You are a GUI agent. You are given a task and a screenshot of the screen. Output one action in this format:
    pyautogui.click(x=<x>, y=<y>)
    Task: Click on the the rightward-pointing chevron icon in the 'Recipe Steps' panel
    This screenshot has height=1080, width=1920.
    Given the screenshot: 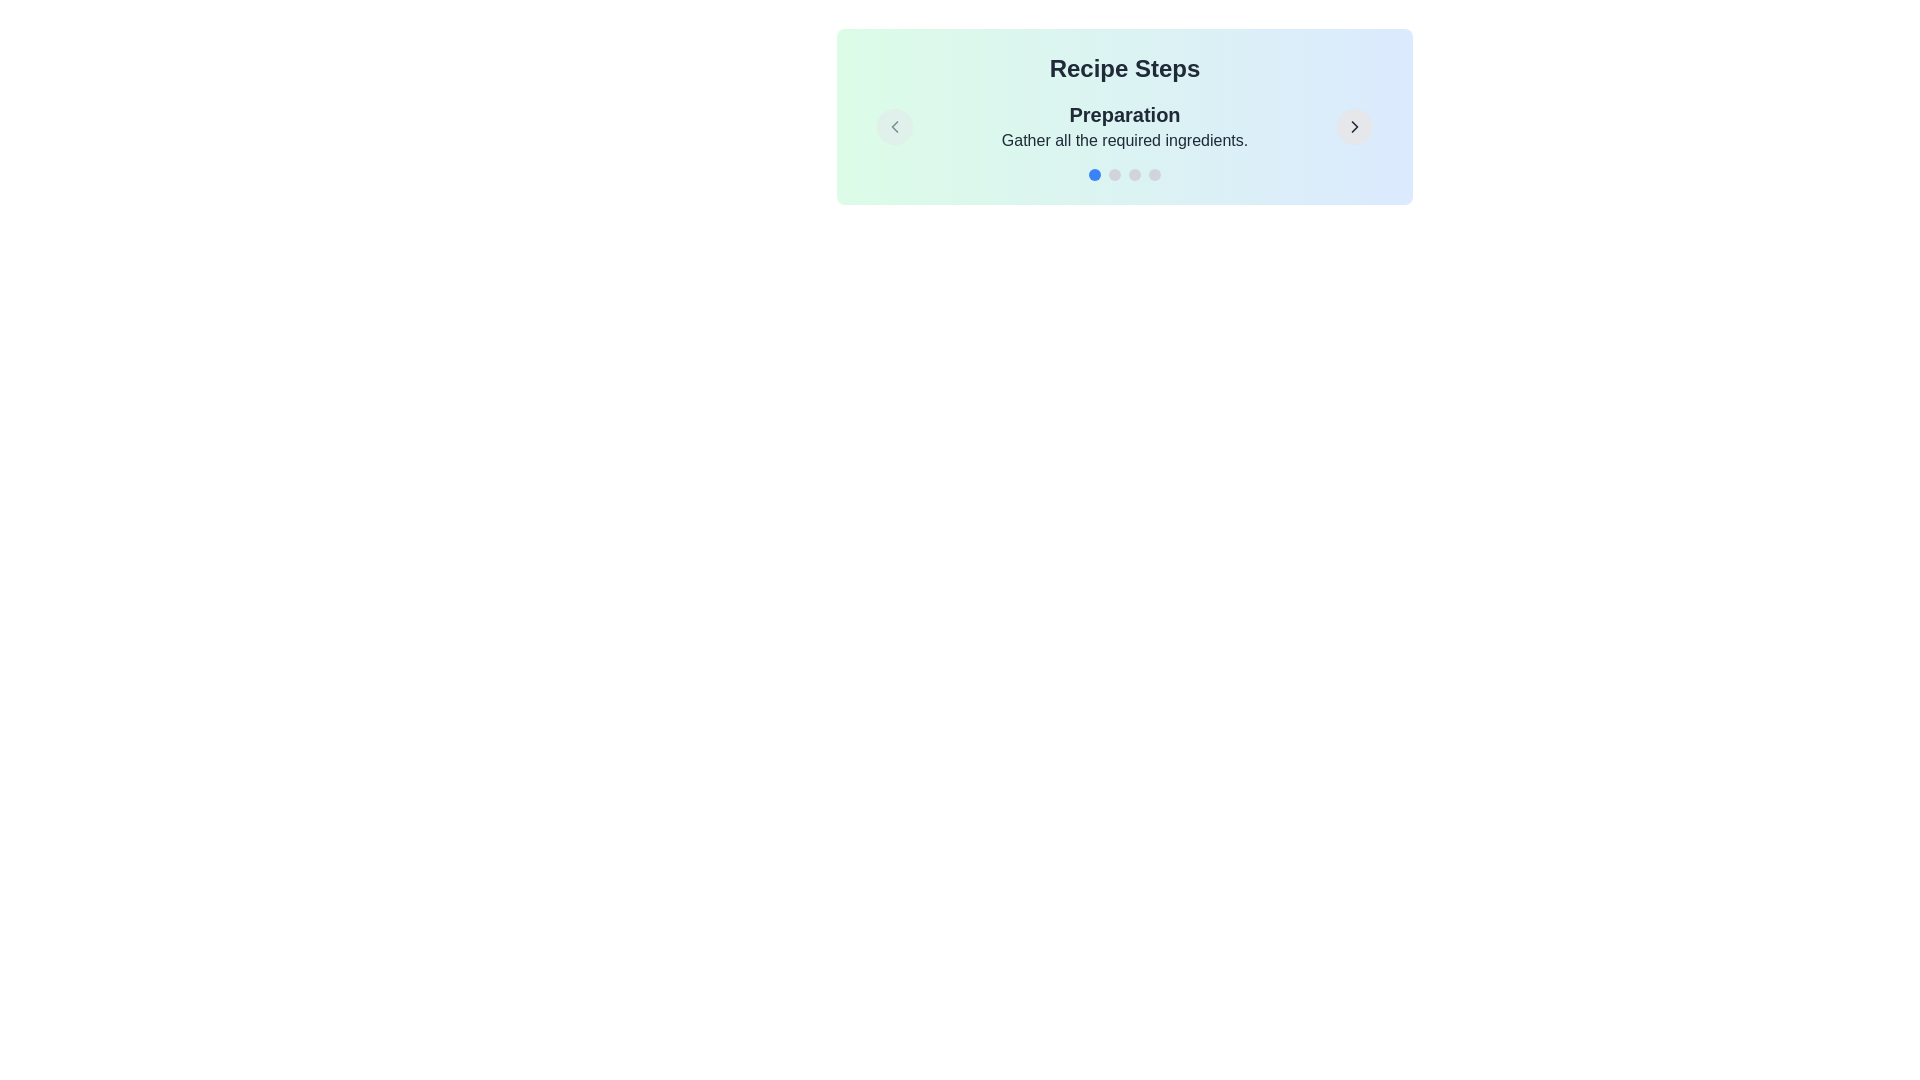 What is the action you would take?
    pyautogui.click(x=1354, y=127)
    